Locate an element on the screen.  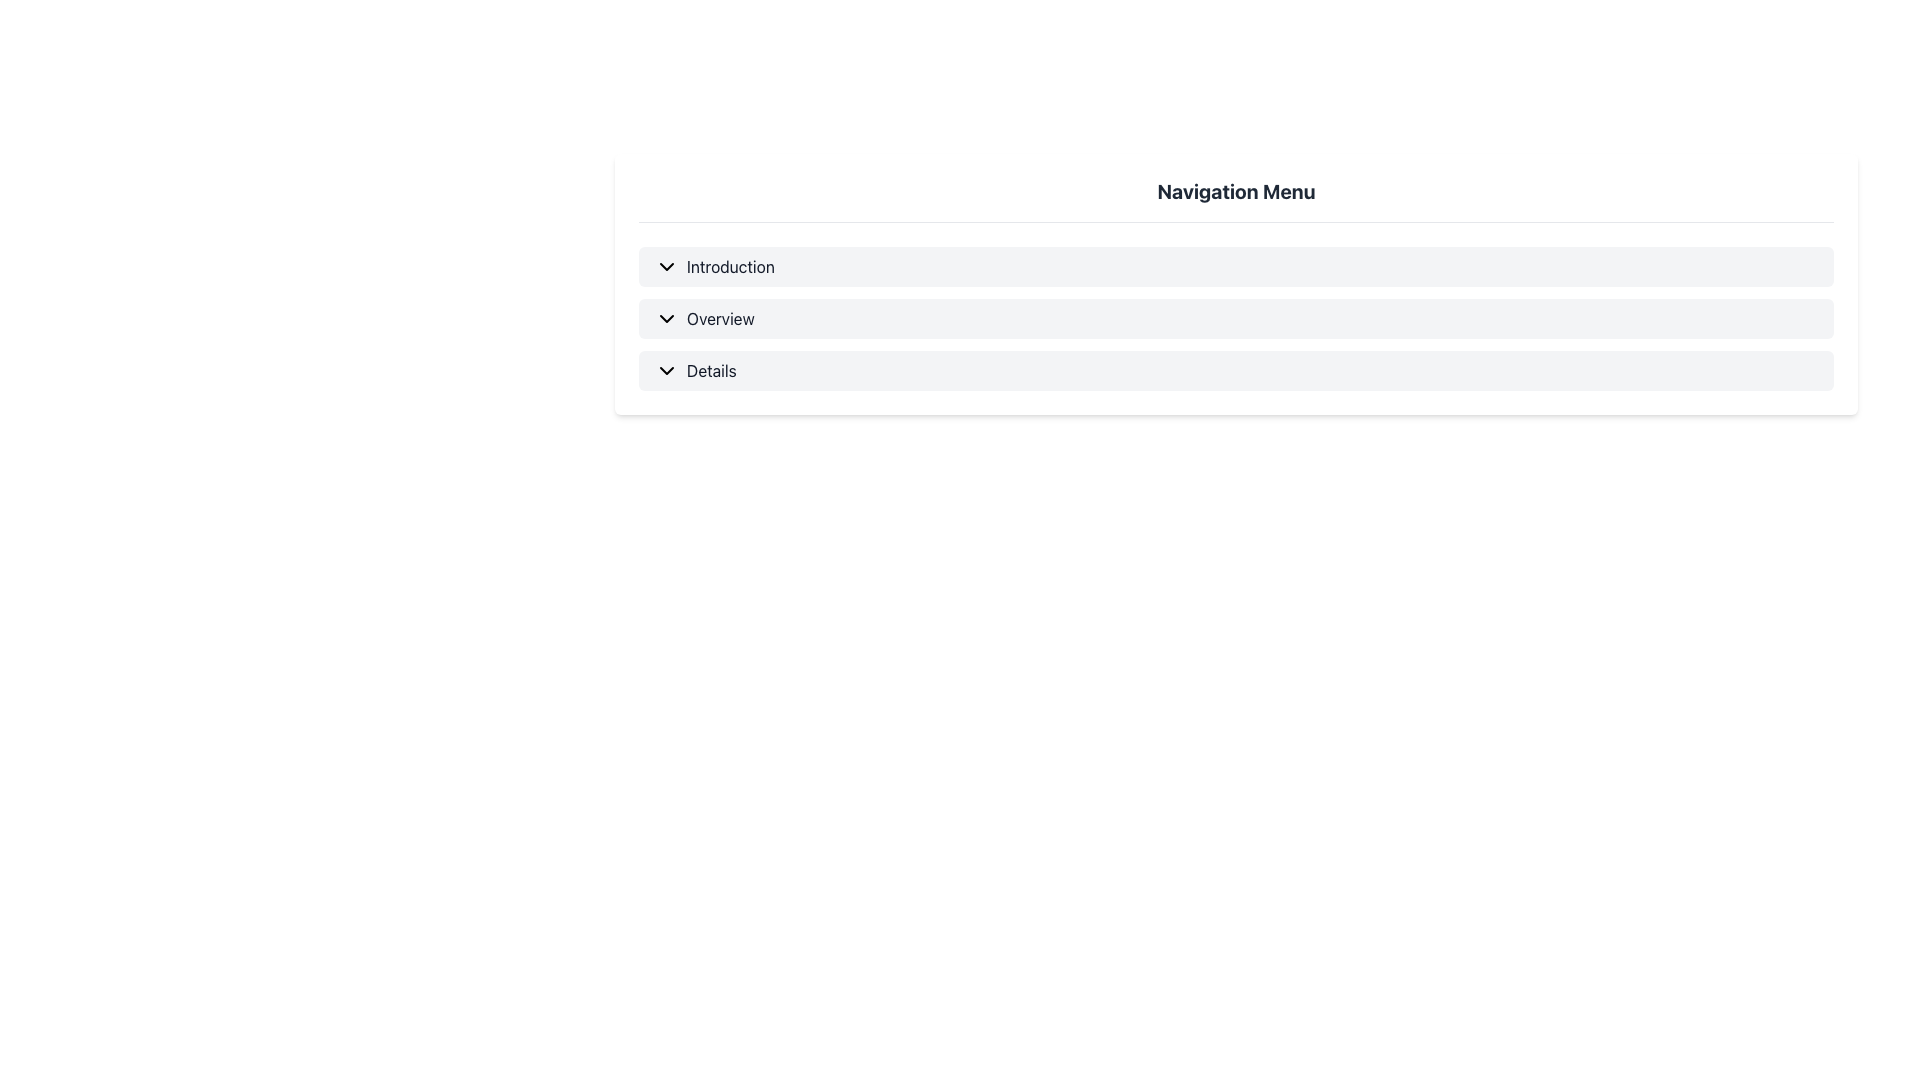
the Separator Line that visually divides the title 'Navigation Menu' from the subsequent content, positioned below the title is located at coordinates (1235, 222).